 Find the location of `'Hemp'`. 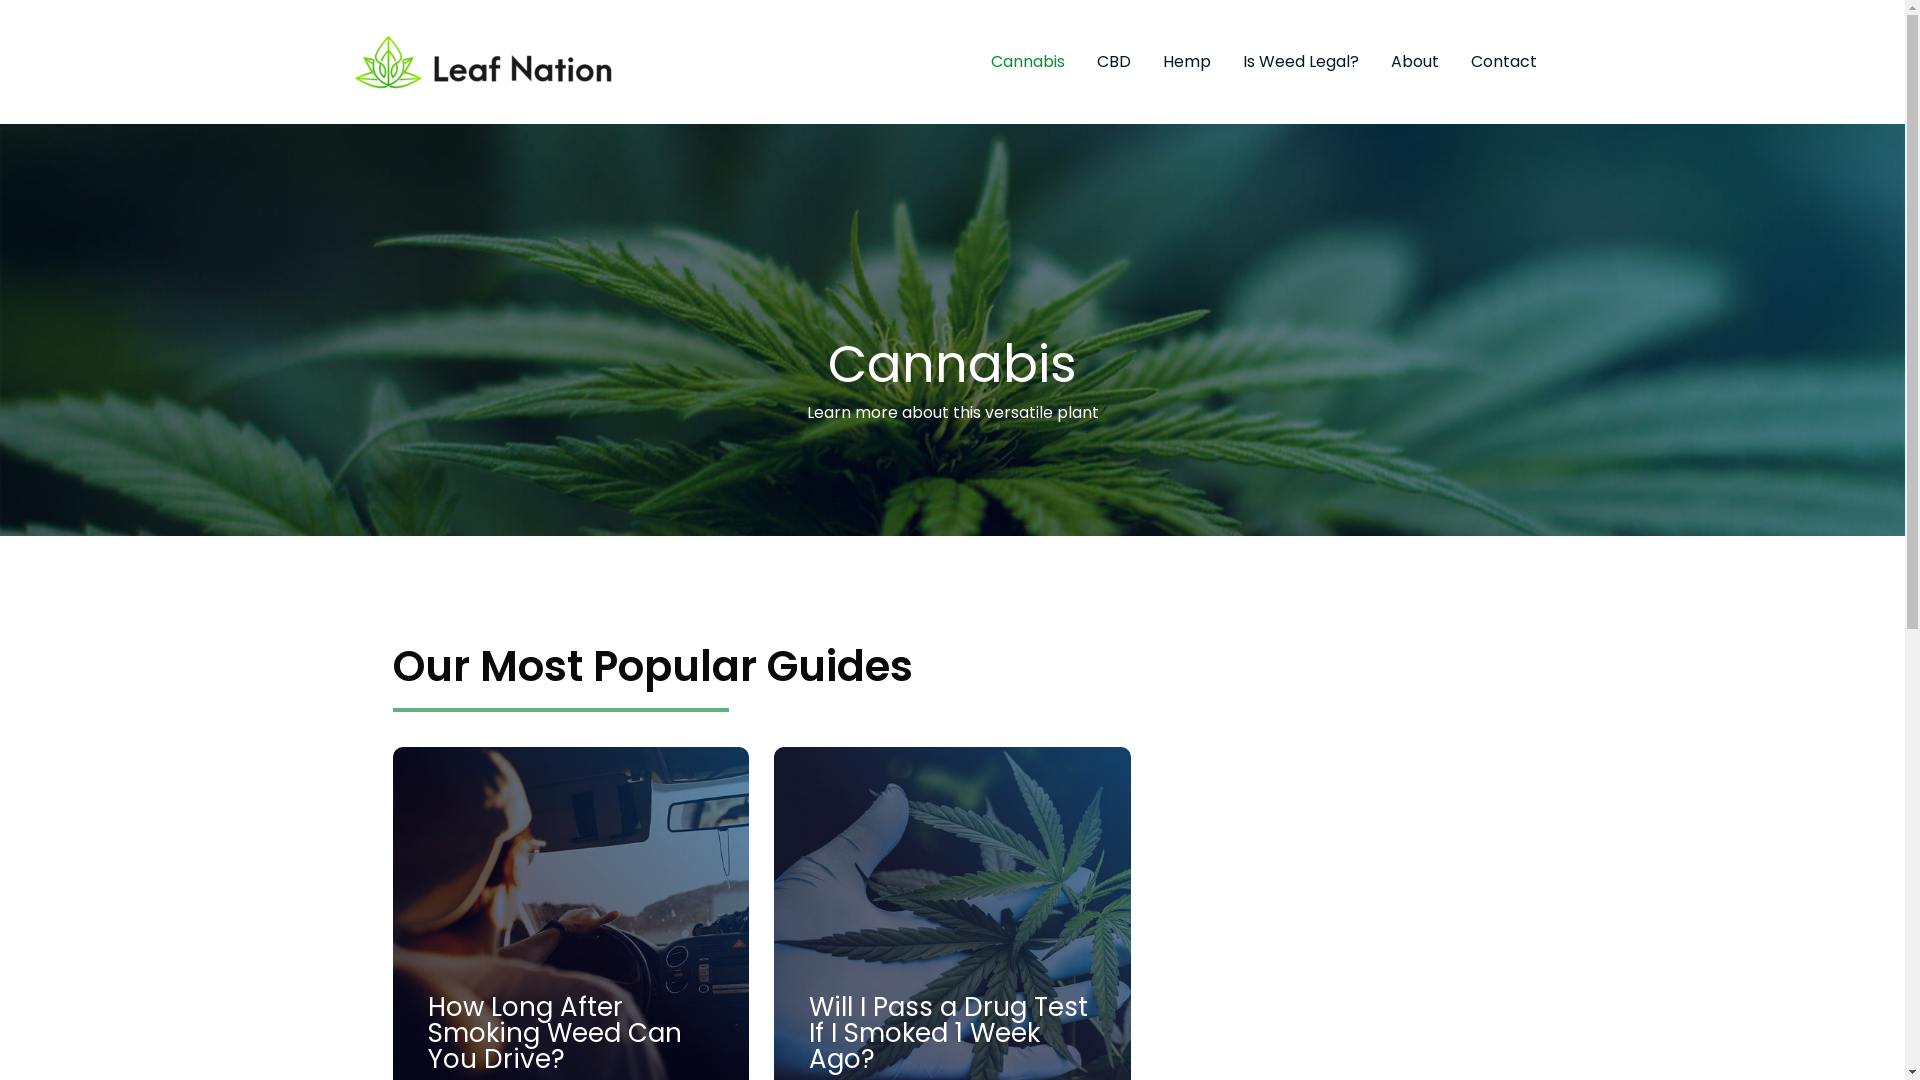

'Hemp' is located at coordinates (1185, 60).